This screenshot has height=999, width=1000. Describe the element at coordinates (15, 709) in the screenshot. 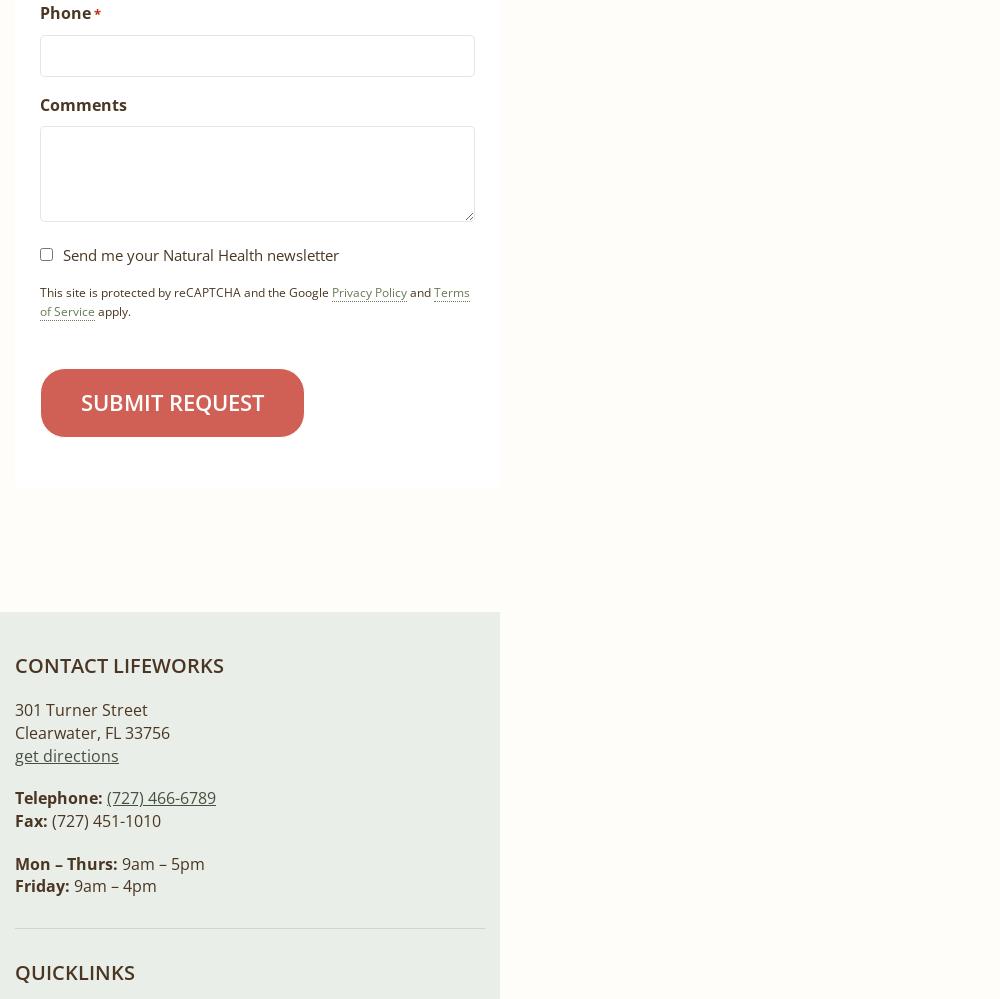

I see `'301 Turner Street'` at that location.